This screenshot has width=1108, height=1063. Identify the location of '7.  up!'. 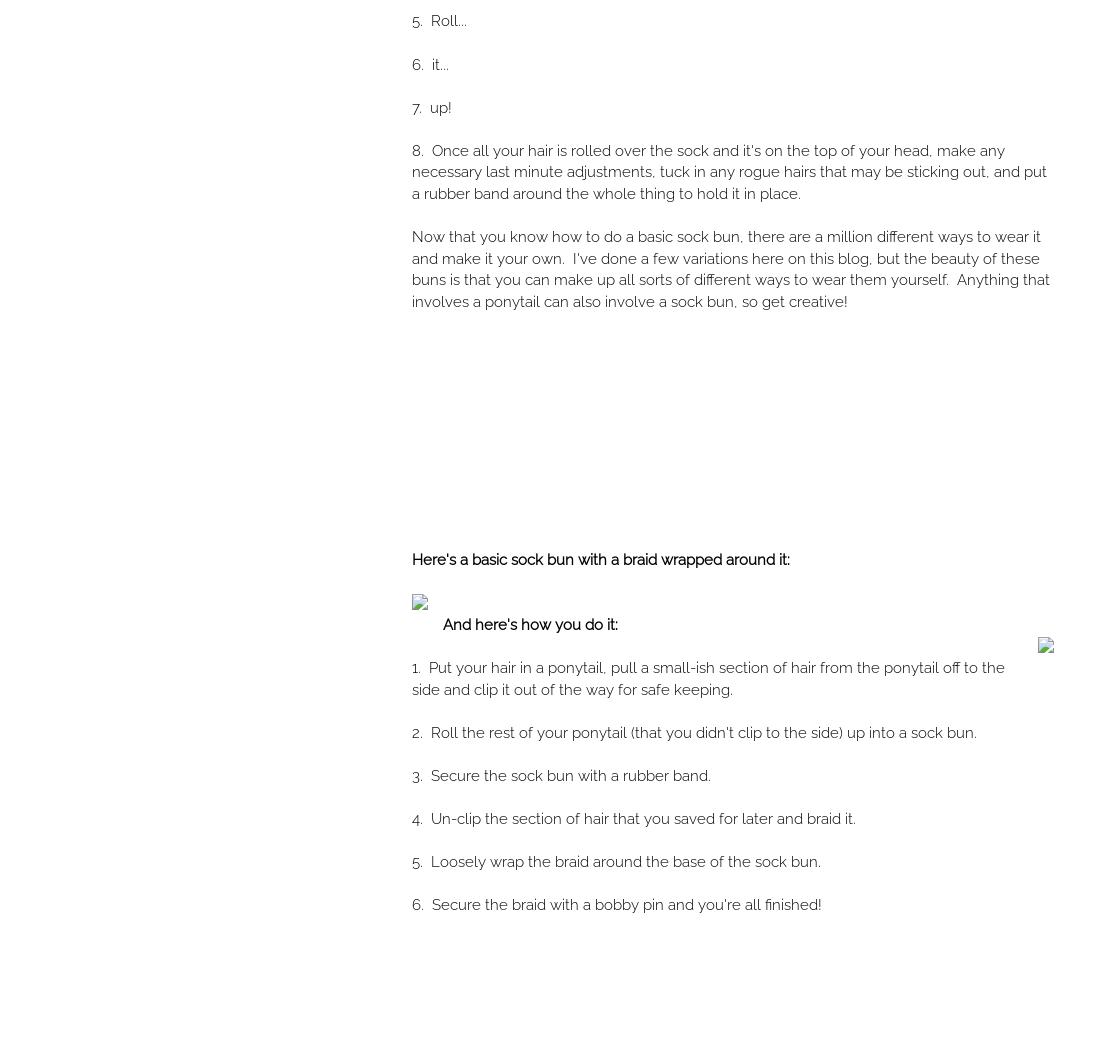
(431, 107).